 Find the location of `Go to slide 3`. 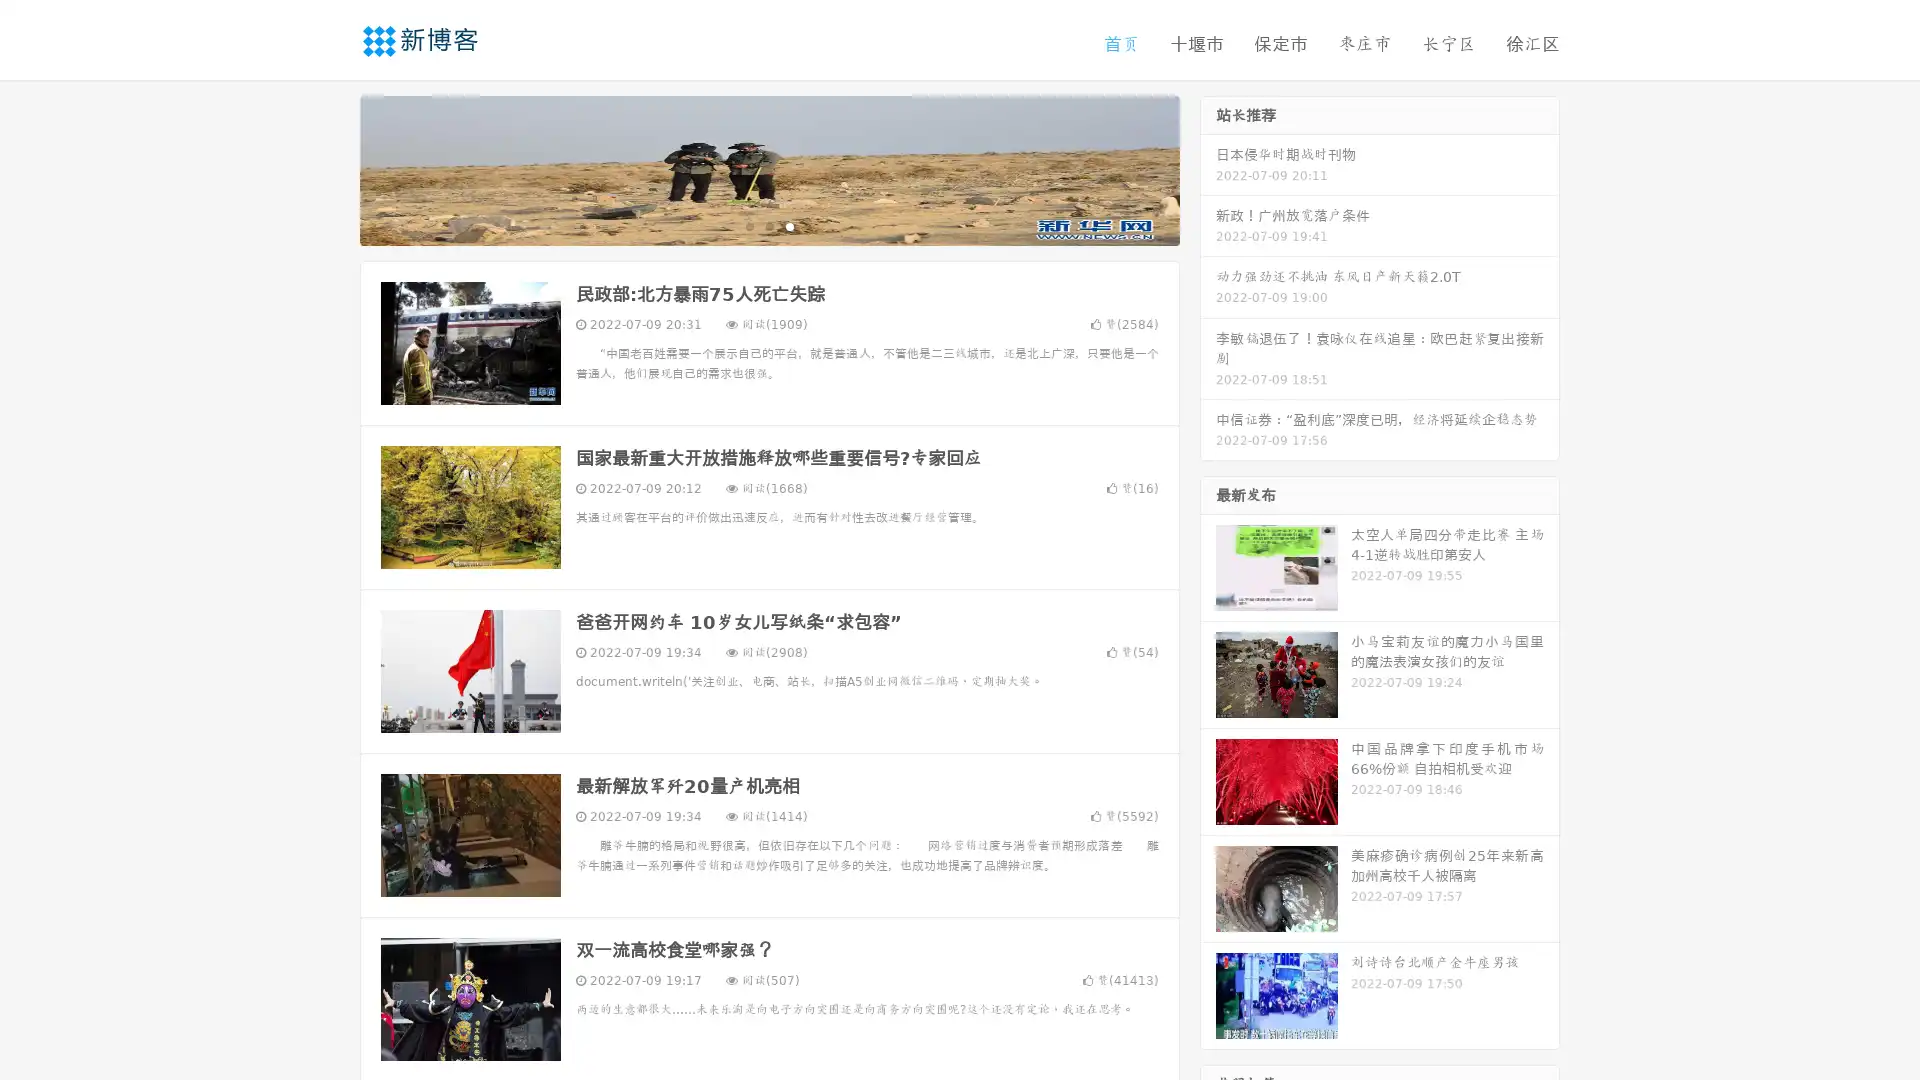

Go to slide 3 is located at coordinates (789, 225).